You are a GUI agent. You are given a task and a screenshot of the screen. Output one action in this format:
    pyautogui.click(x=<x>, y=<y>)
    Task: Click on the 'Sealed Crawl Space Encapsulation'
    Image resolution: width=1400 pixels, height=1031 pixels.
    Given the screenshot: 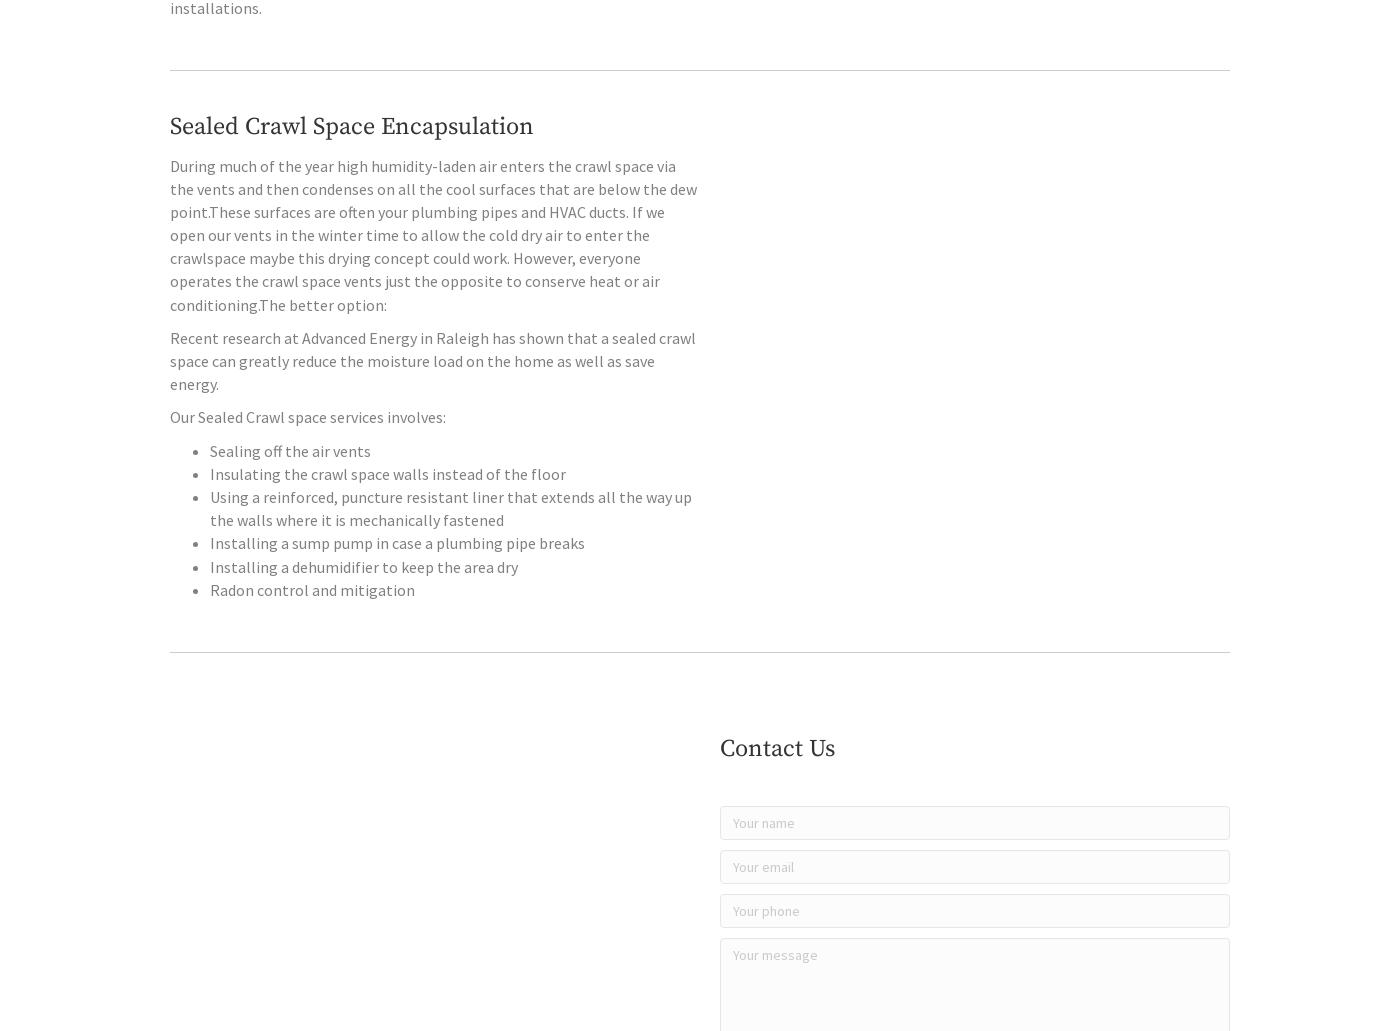 What is the action you would take?
    pyautogui.click(x=351, y=166)
    